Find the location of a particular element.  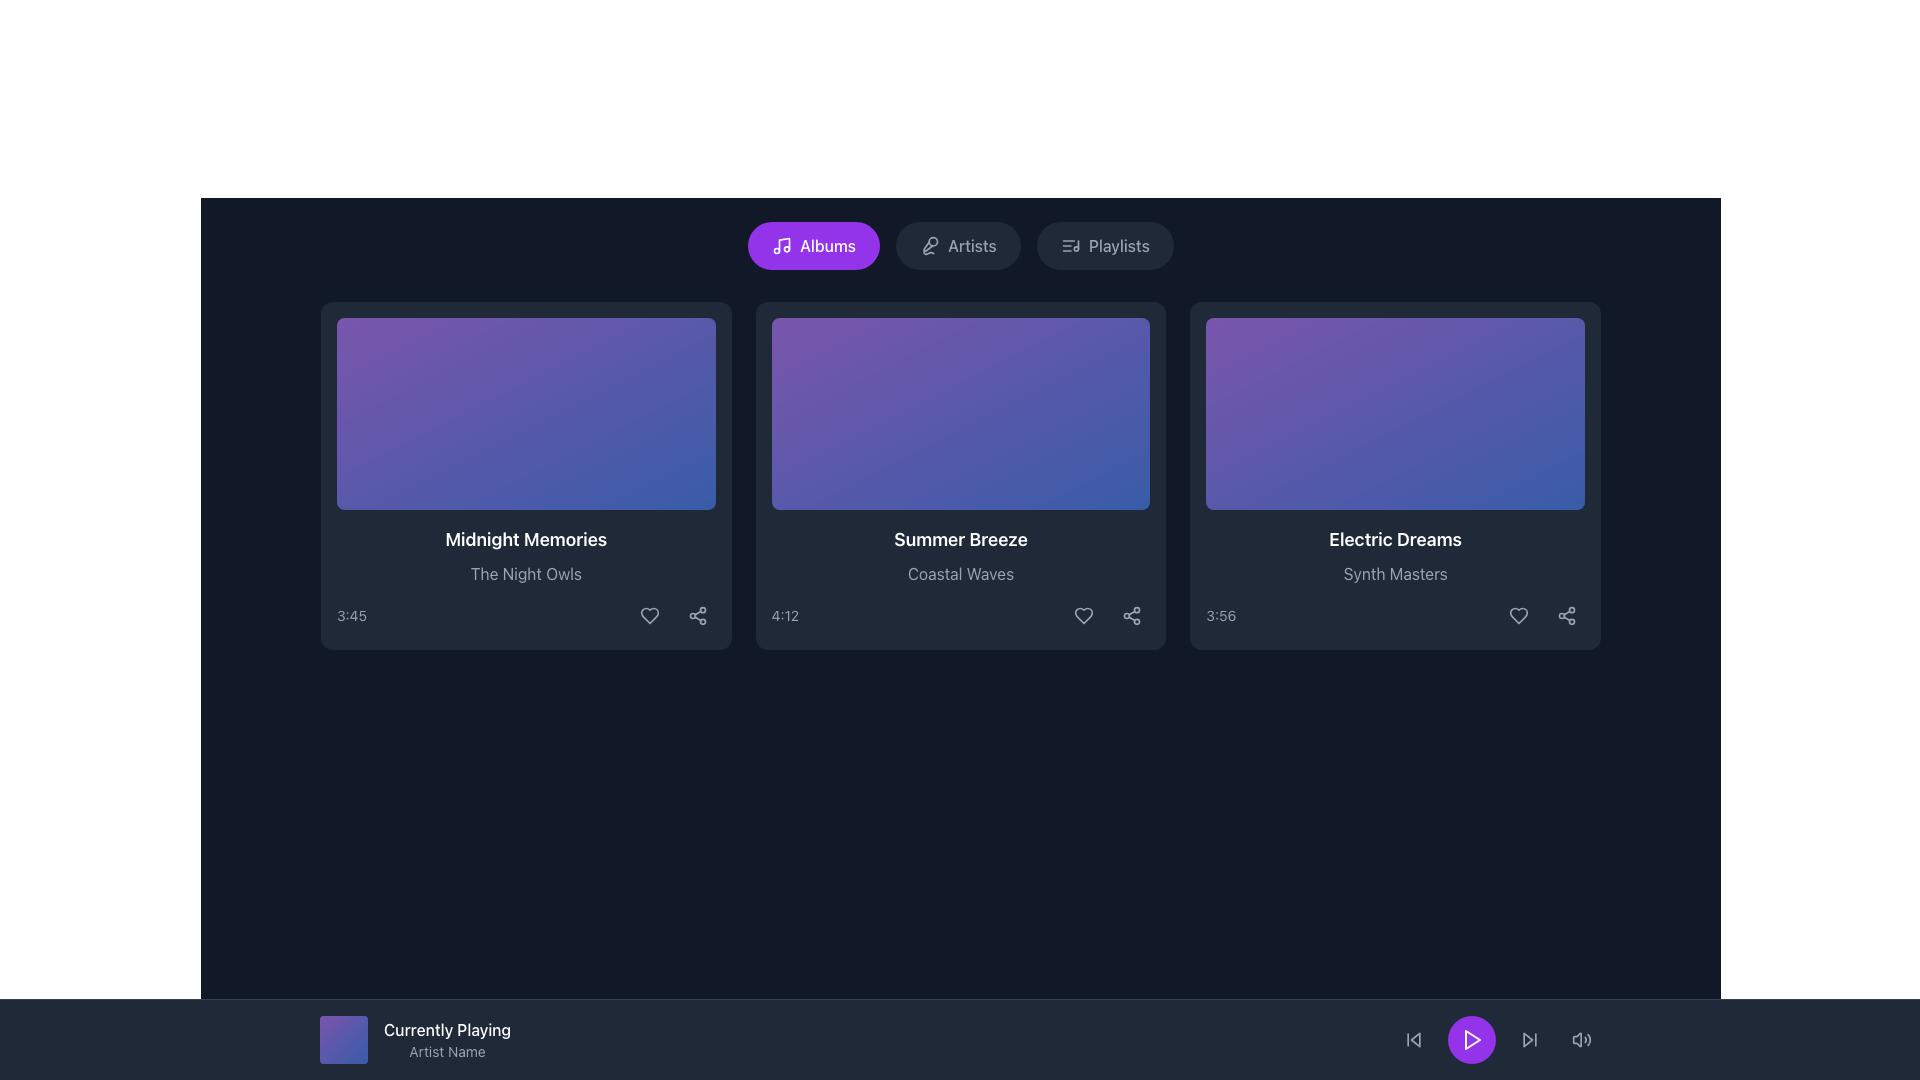

the microphone icon button labeled 'Artists', which is located centrally in the navigation bar, to the left of the text label is located at coordinates (929, 245).